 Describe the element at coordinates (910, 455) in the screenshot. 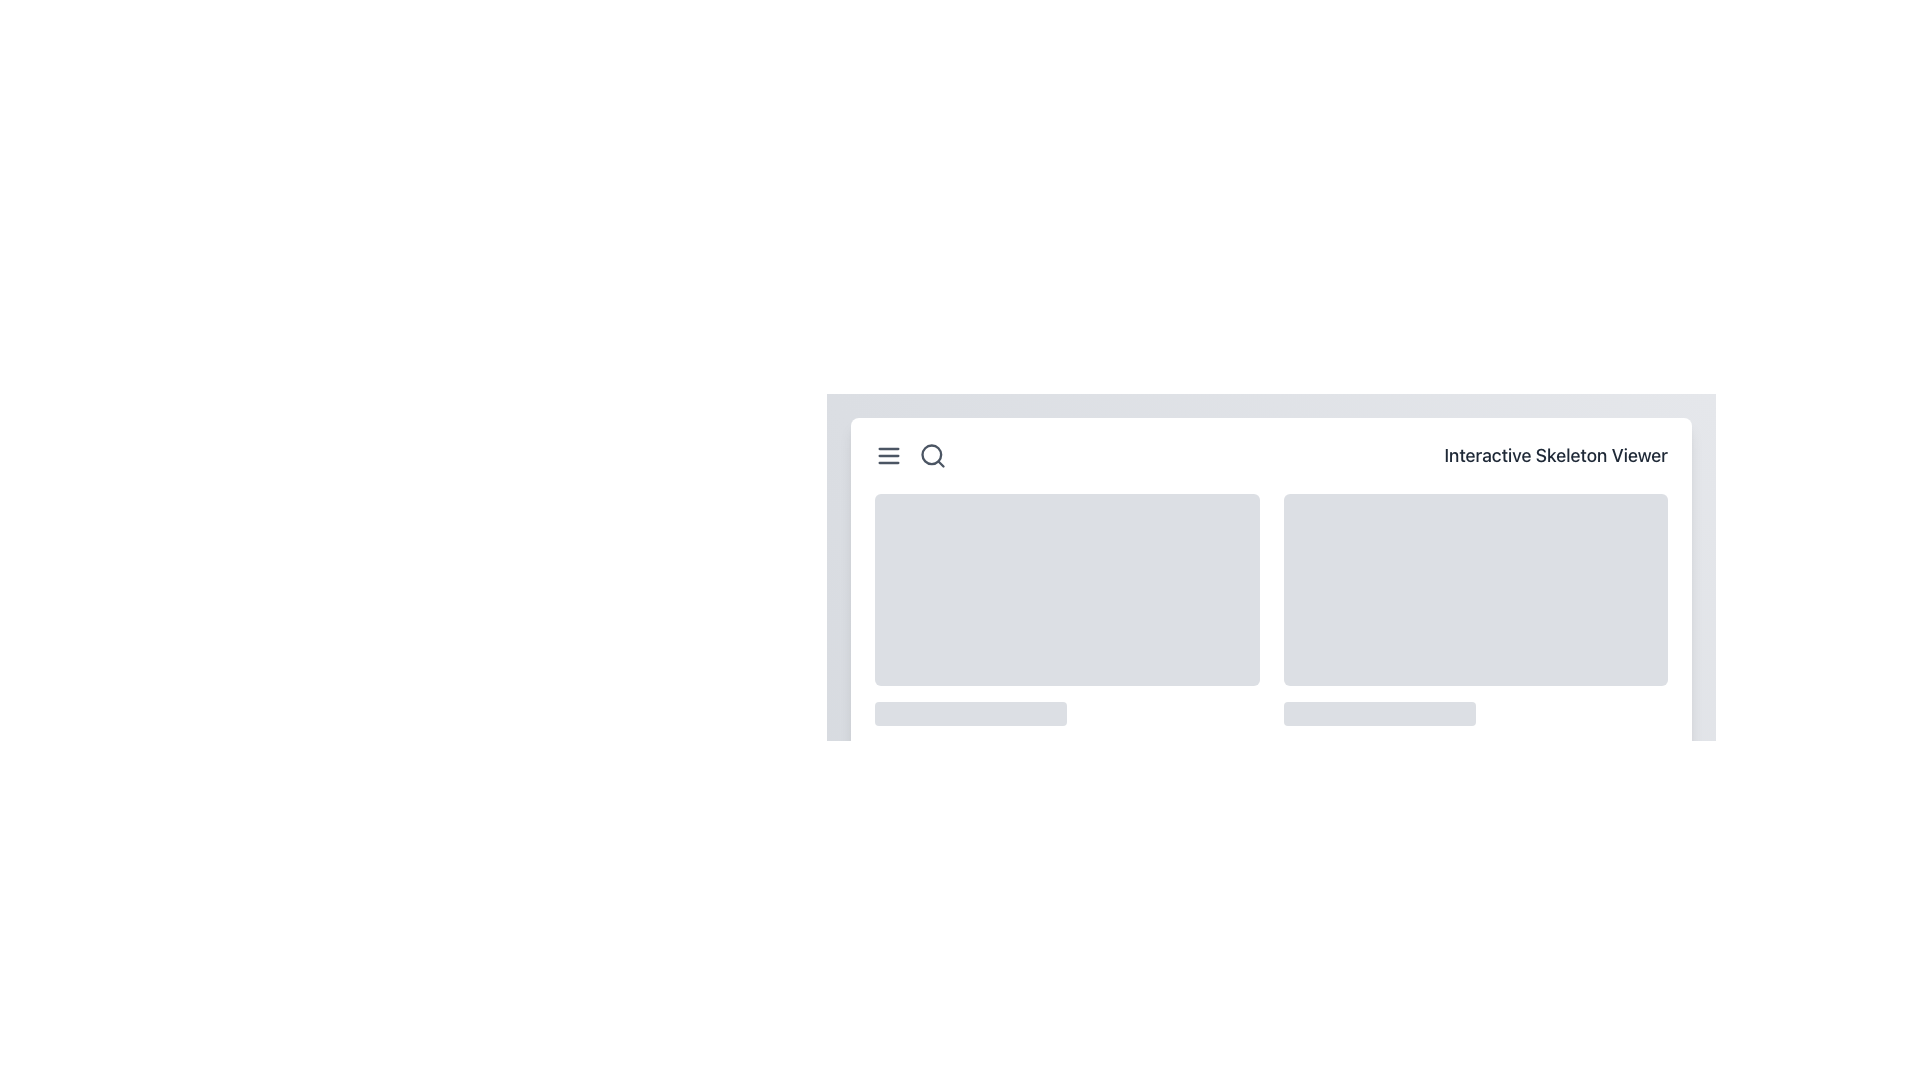

I see `the Icon button located on the leftmost side of the toolbar` at that location.